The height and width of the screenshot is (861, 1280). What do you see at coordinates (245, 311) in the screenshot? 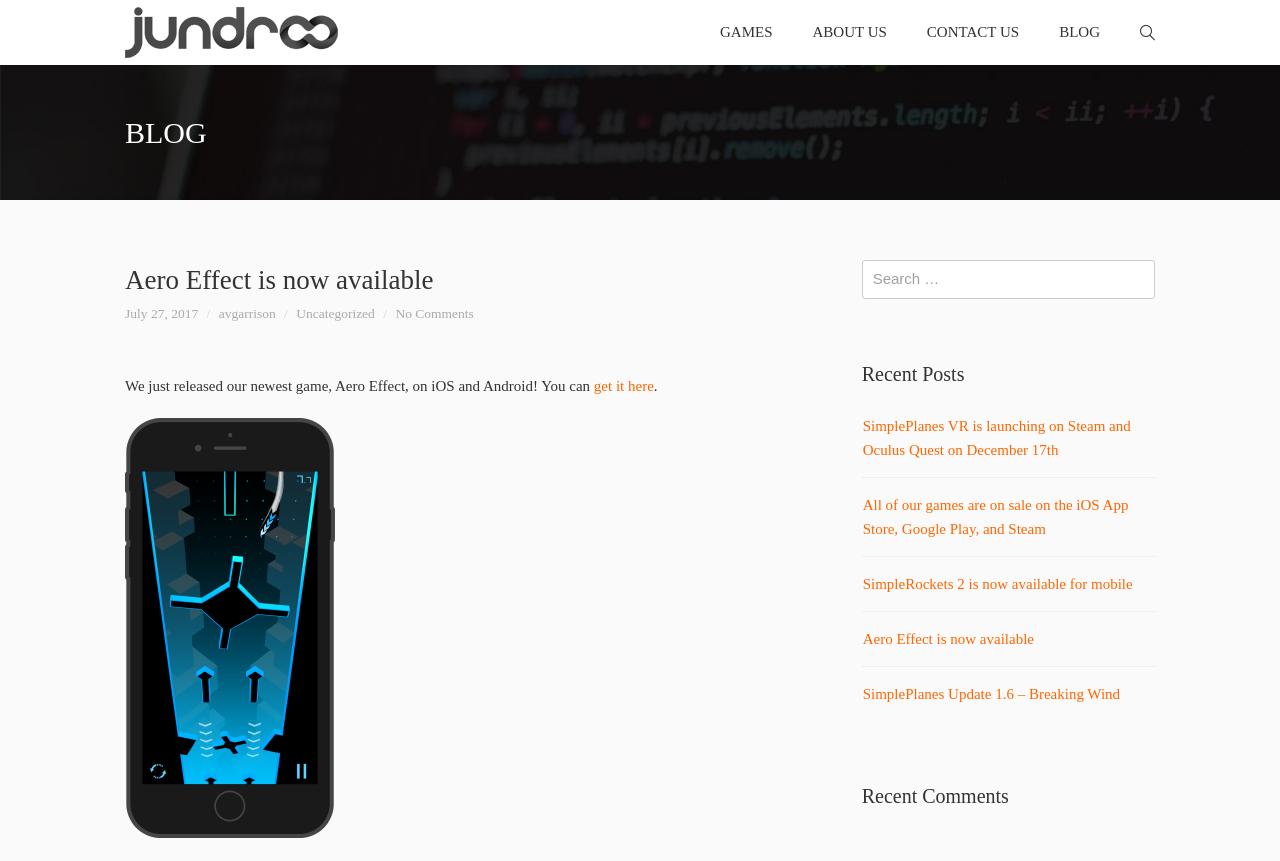
I see `'avgarrison'` at bounding box center [245, 311].